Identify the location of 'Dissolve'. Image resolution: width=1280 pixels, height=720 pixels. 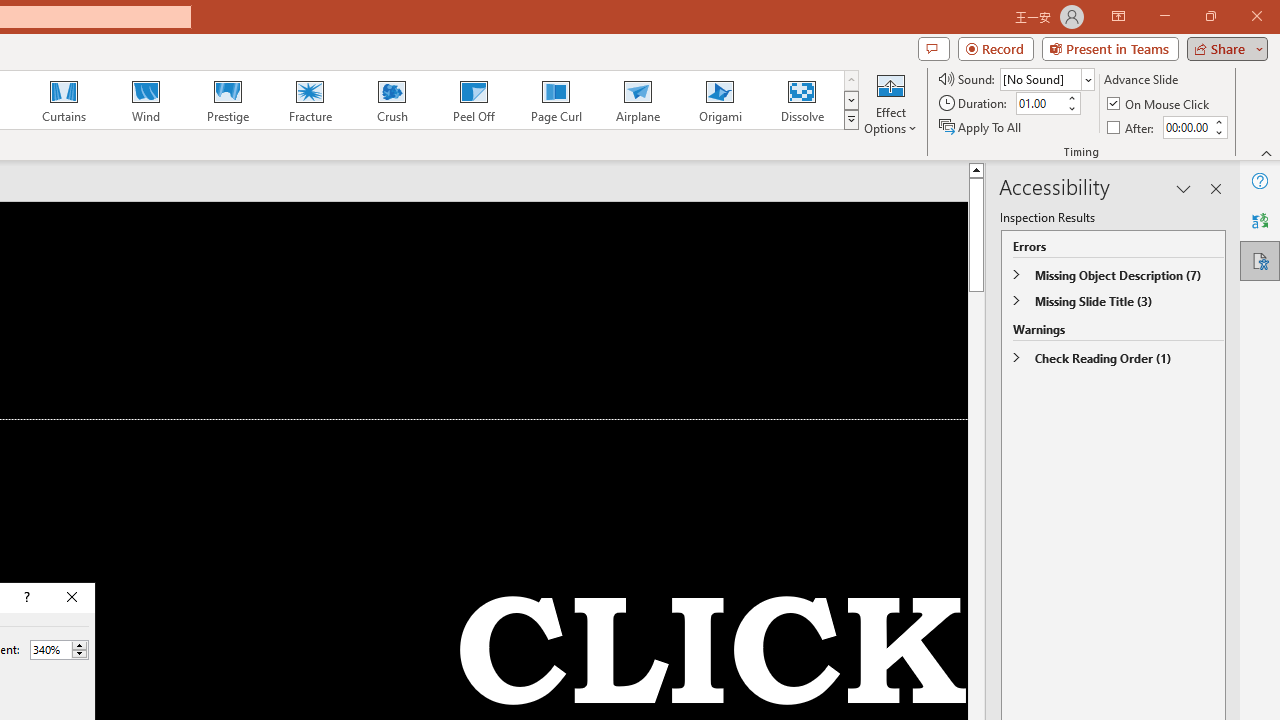
(802, 100).